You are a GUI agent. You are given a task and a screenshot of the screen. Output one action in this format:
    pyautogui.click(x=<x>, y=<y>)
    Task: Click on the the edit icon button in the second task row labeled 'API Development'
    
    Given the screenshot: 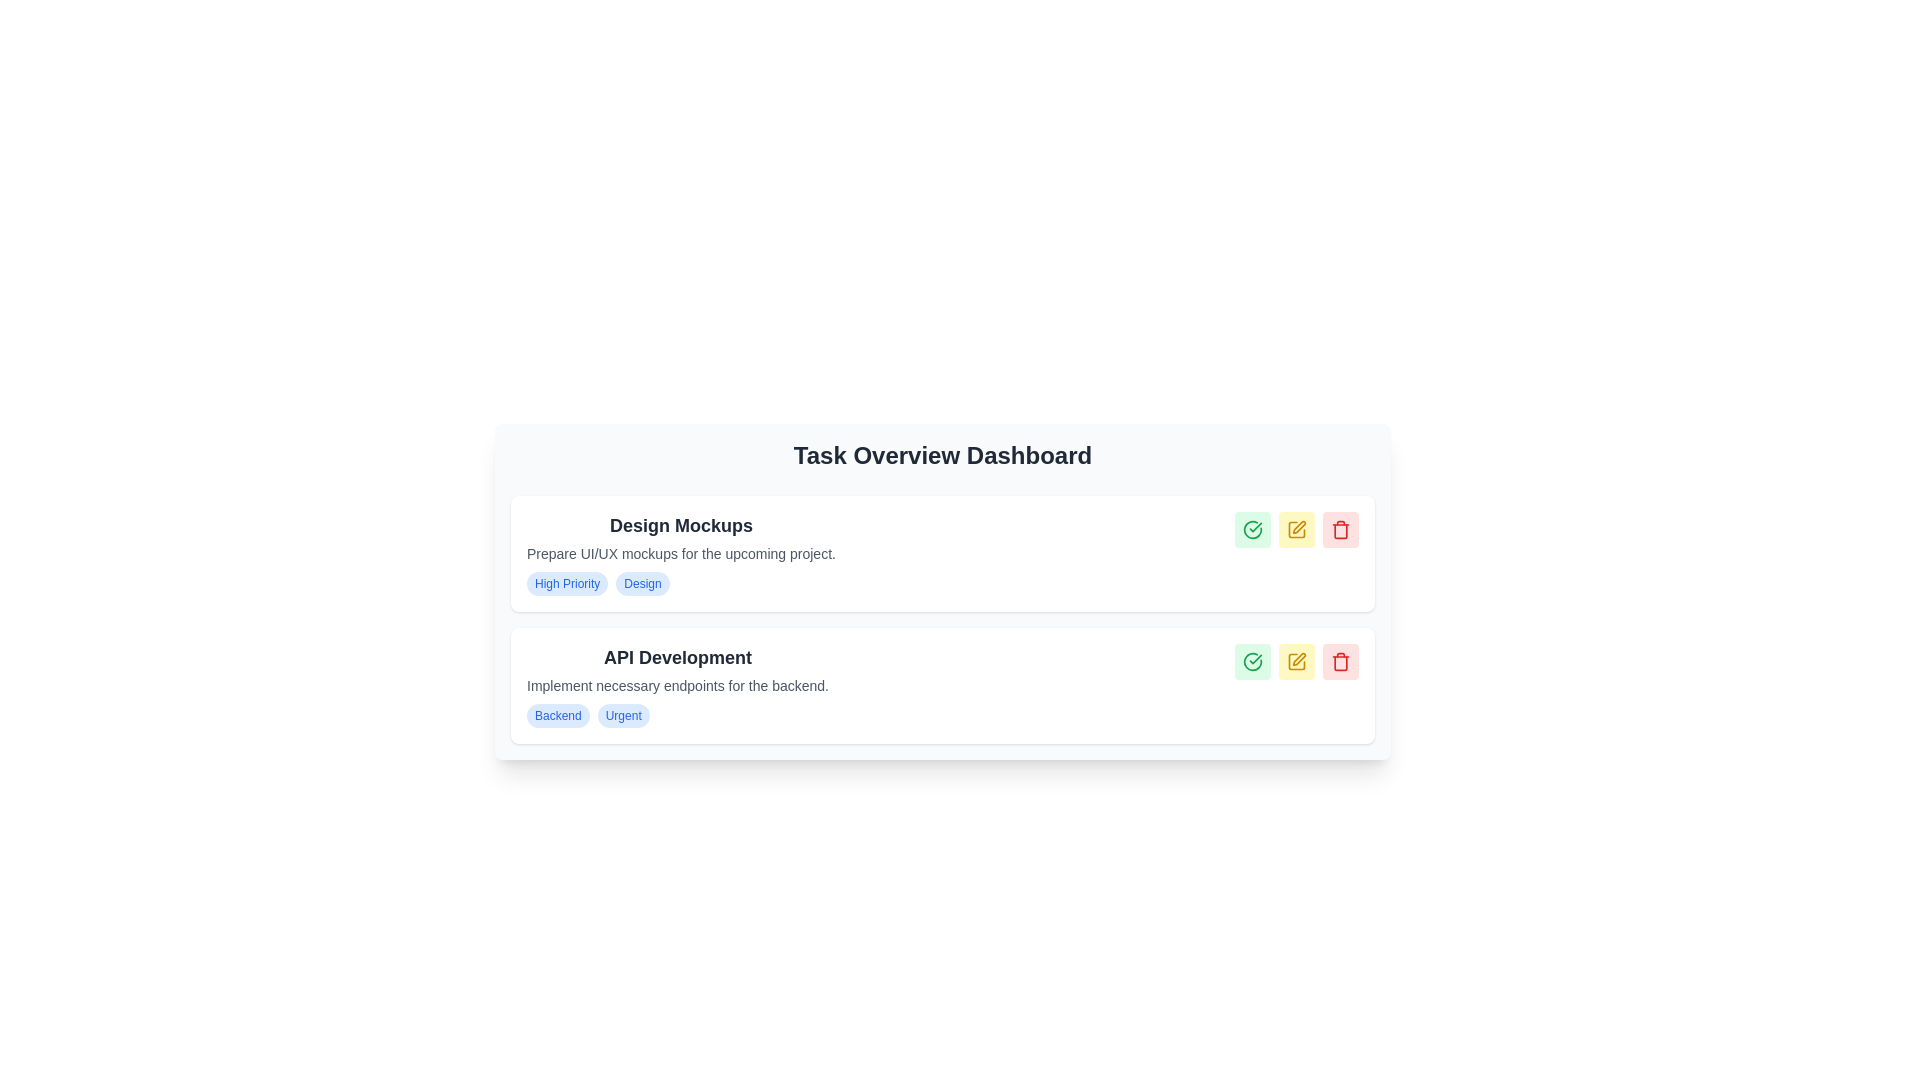 What is the action you would take?
    pyautogui.click(x=1296, y=662)
    